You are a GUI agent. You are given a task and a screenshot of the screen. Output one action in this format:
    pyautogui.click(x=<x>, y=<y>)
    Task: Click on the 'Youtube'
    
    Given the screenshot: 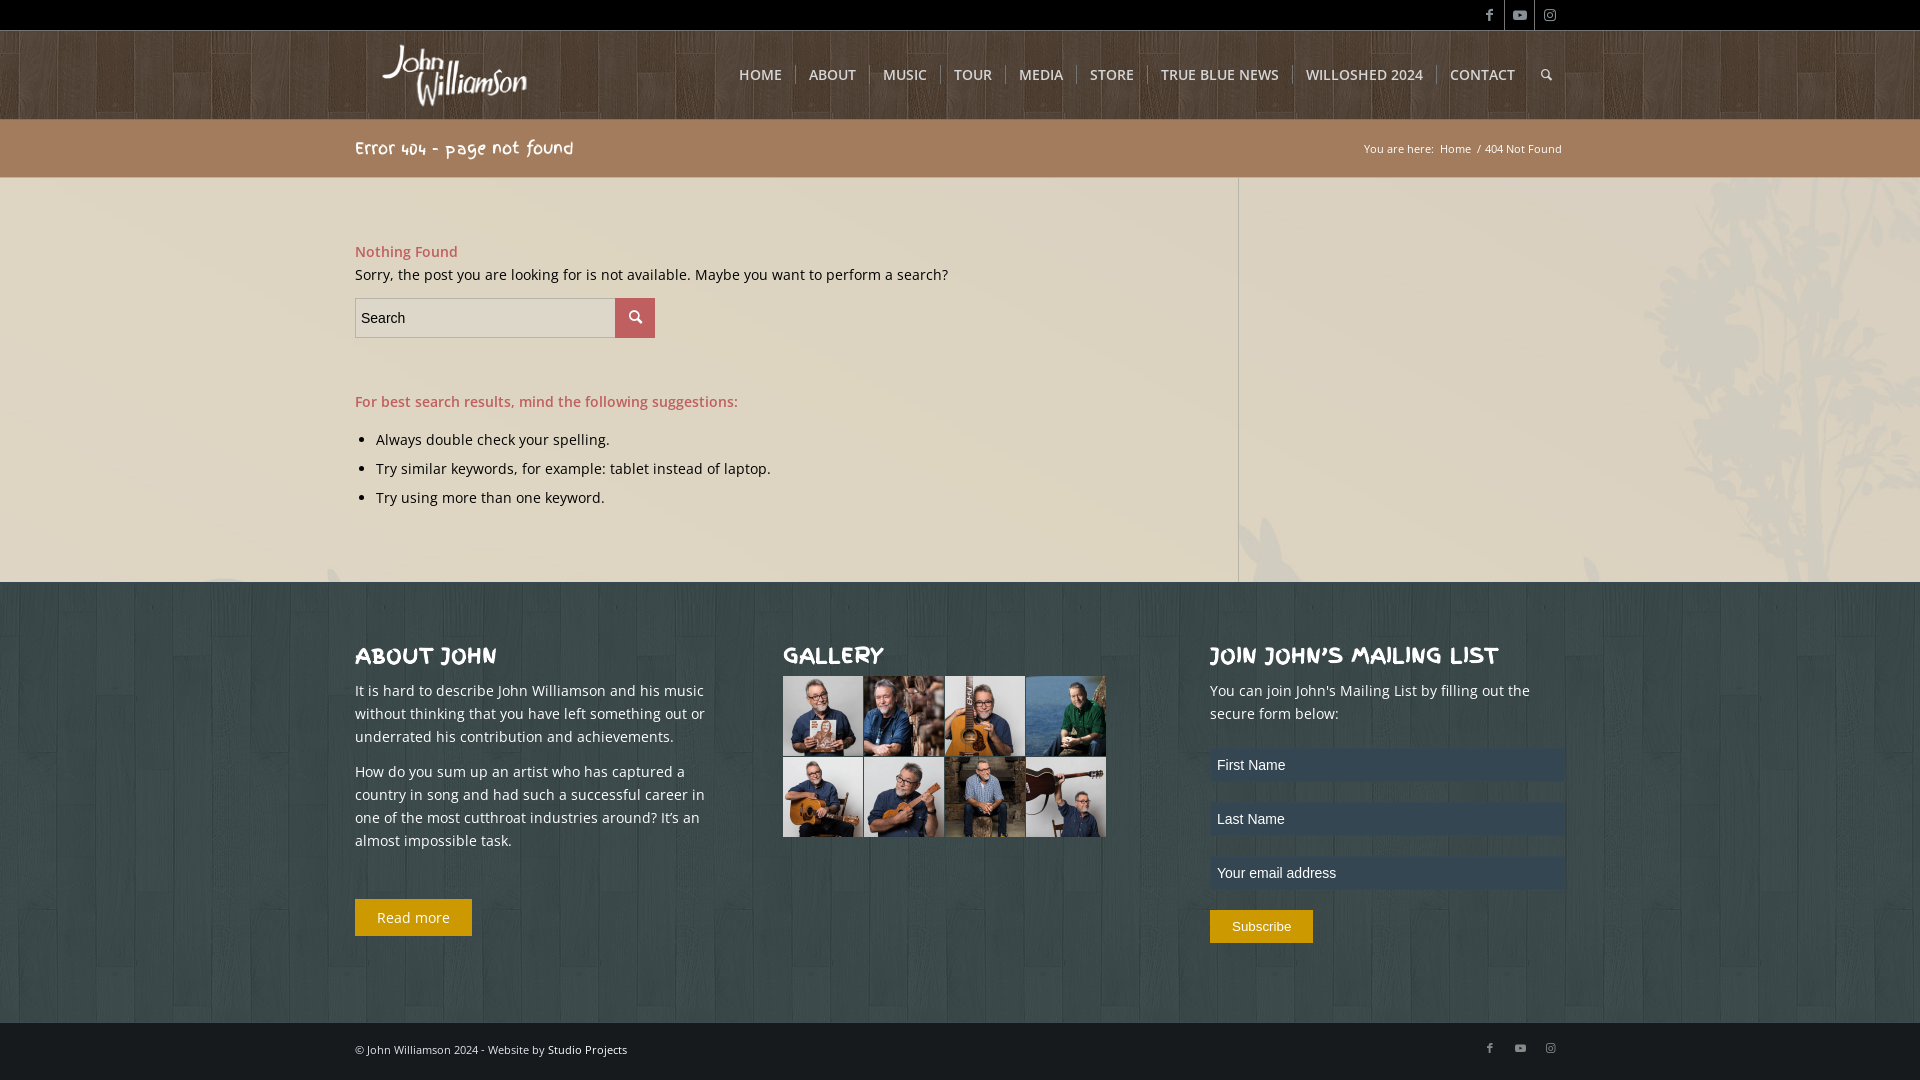 What is the action you would take?
    pyautogui.click(x=1519, y=15)
    